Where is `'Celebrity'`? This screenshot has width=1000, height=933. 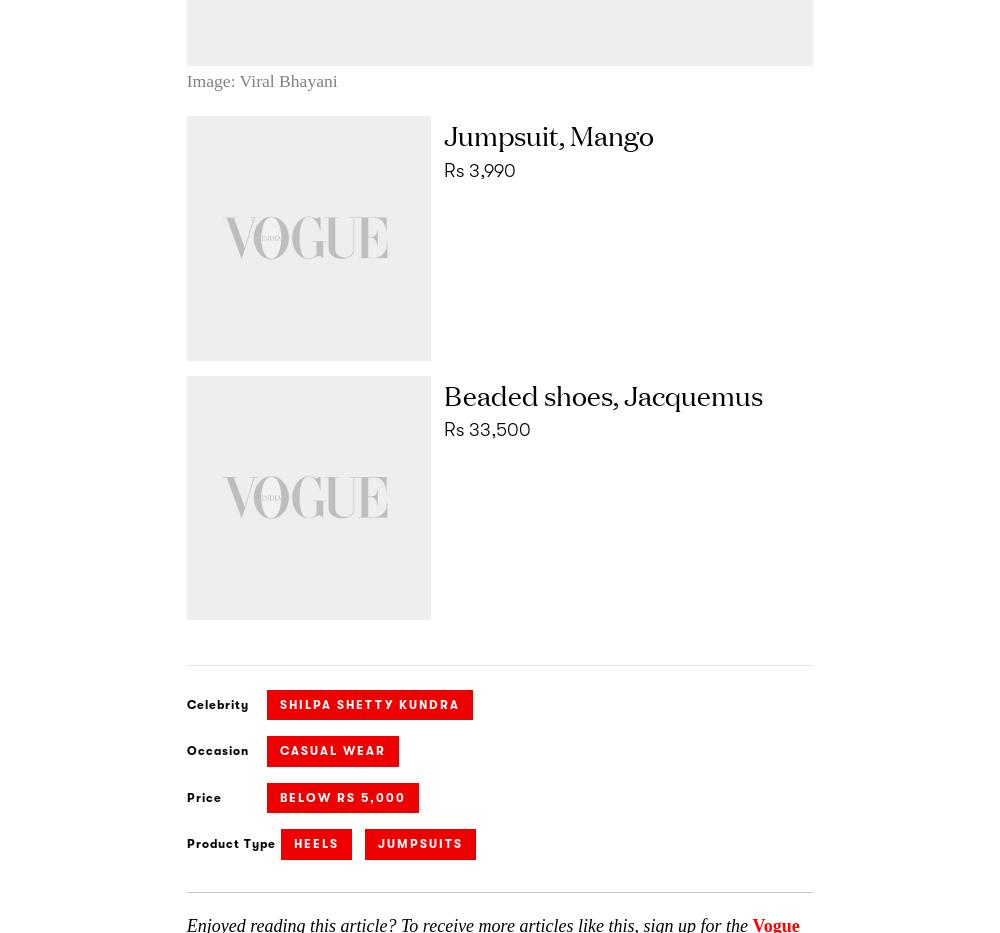
'Celebrity' is located at coordinates (186, 704).